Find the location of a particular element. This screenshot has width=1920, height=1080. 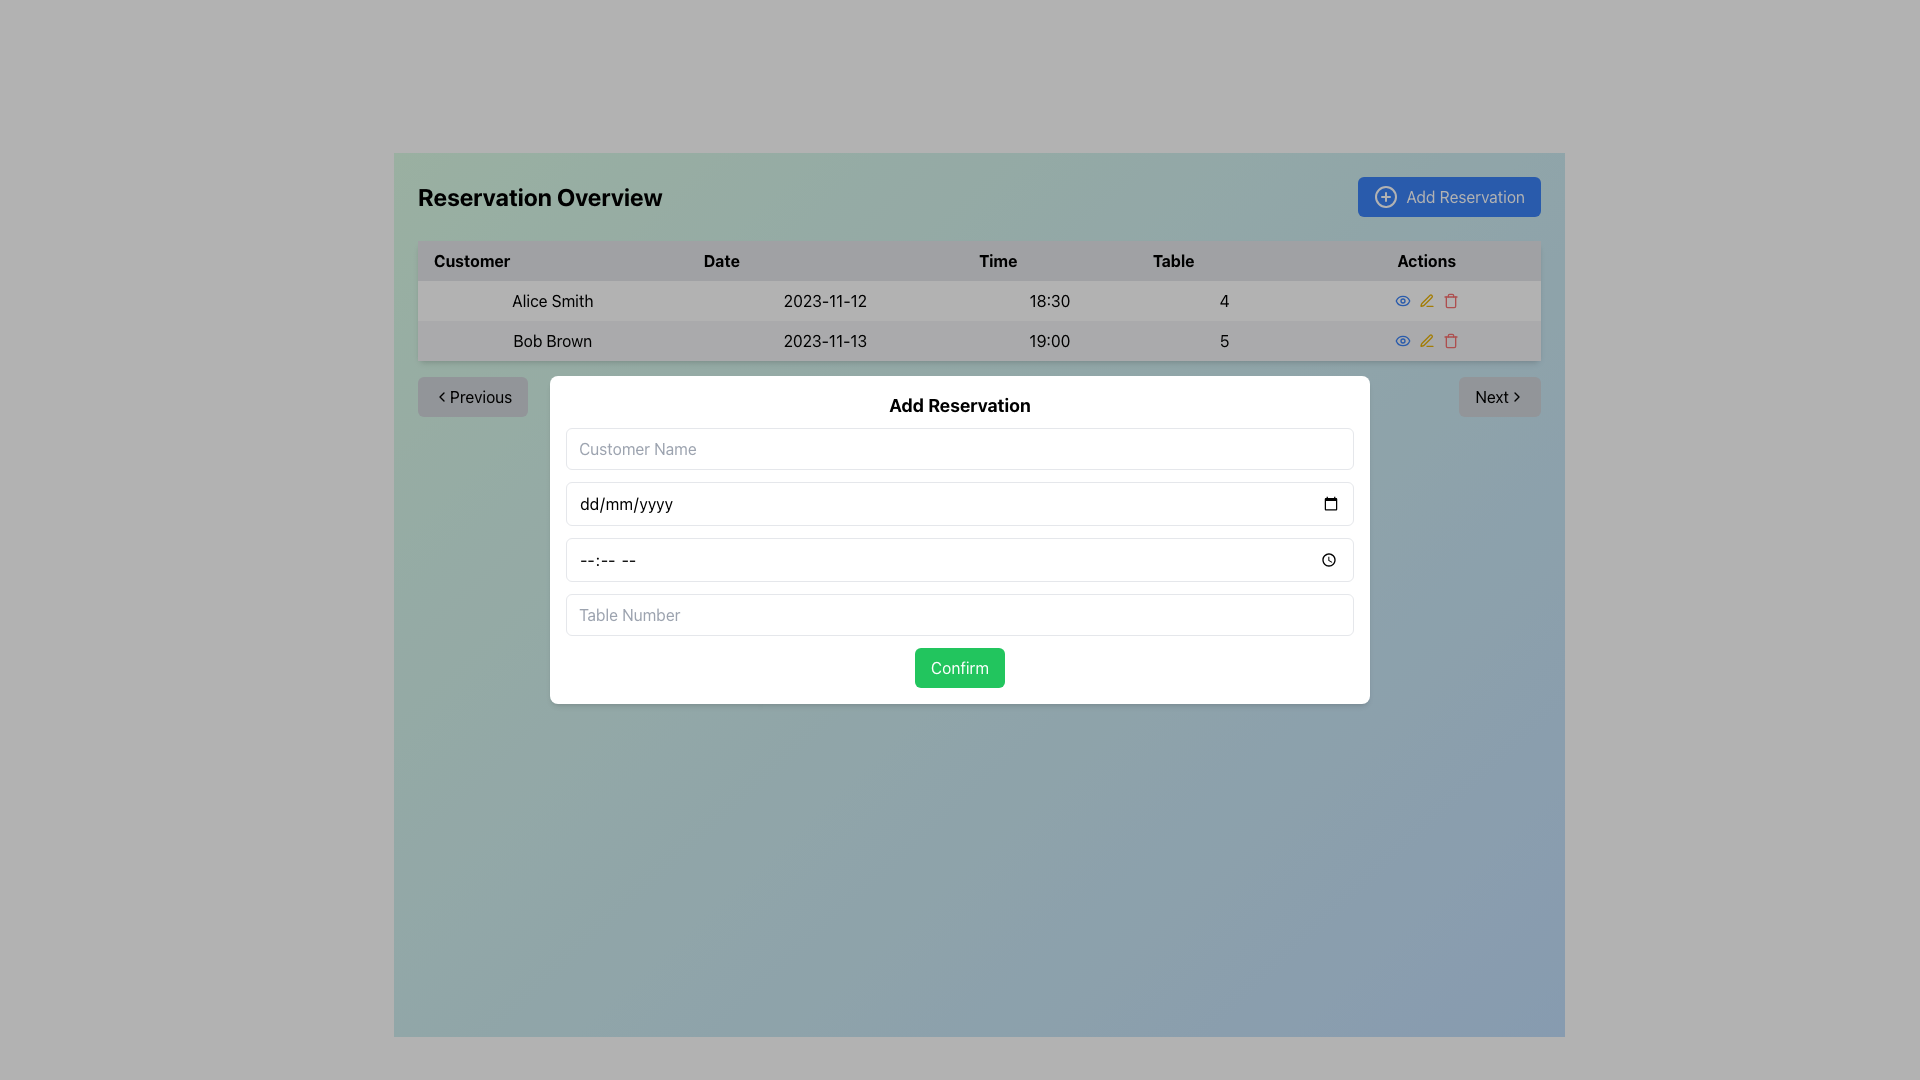

text content of the label indicating the reservation time for 'Alice Smith' at 18:30 on 2023-11-12, located in the 'Time' column of the table is located at coordinates (1049, 300).